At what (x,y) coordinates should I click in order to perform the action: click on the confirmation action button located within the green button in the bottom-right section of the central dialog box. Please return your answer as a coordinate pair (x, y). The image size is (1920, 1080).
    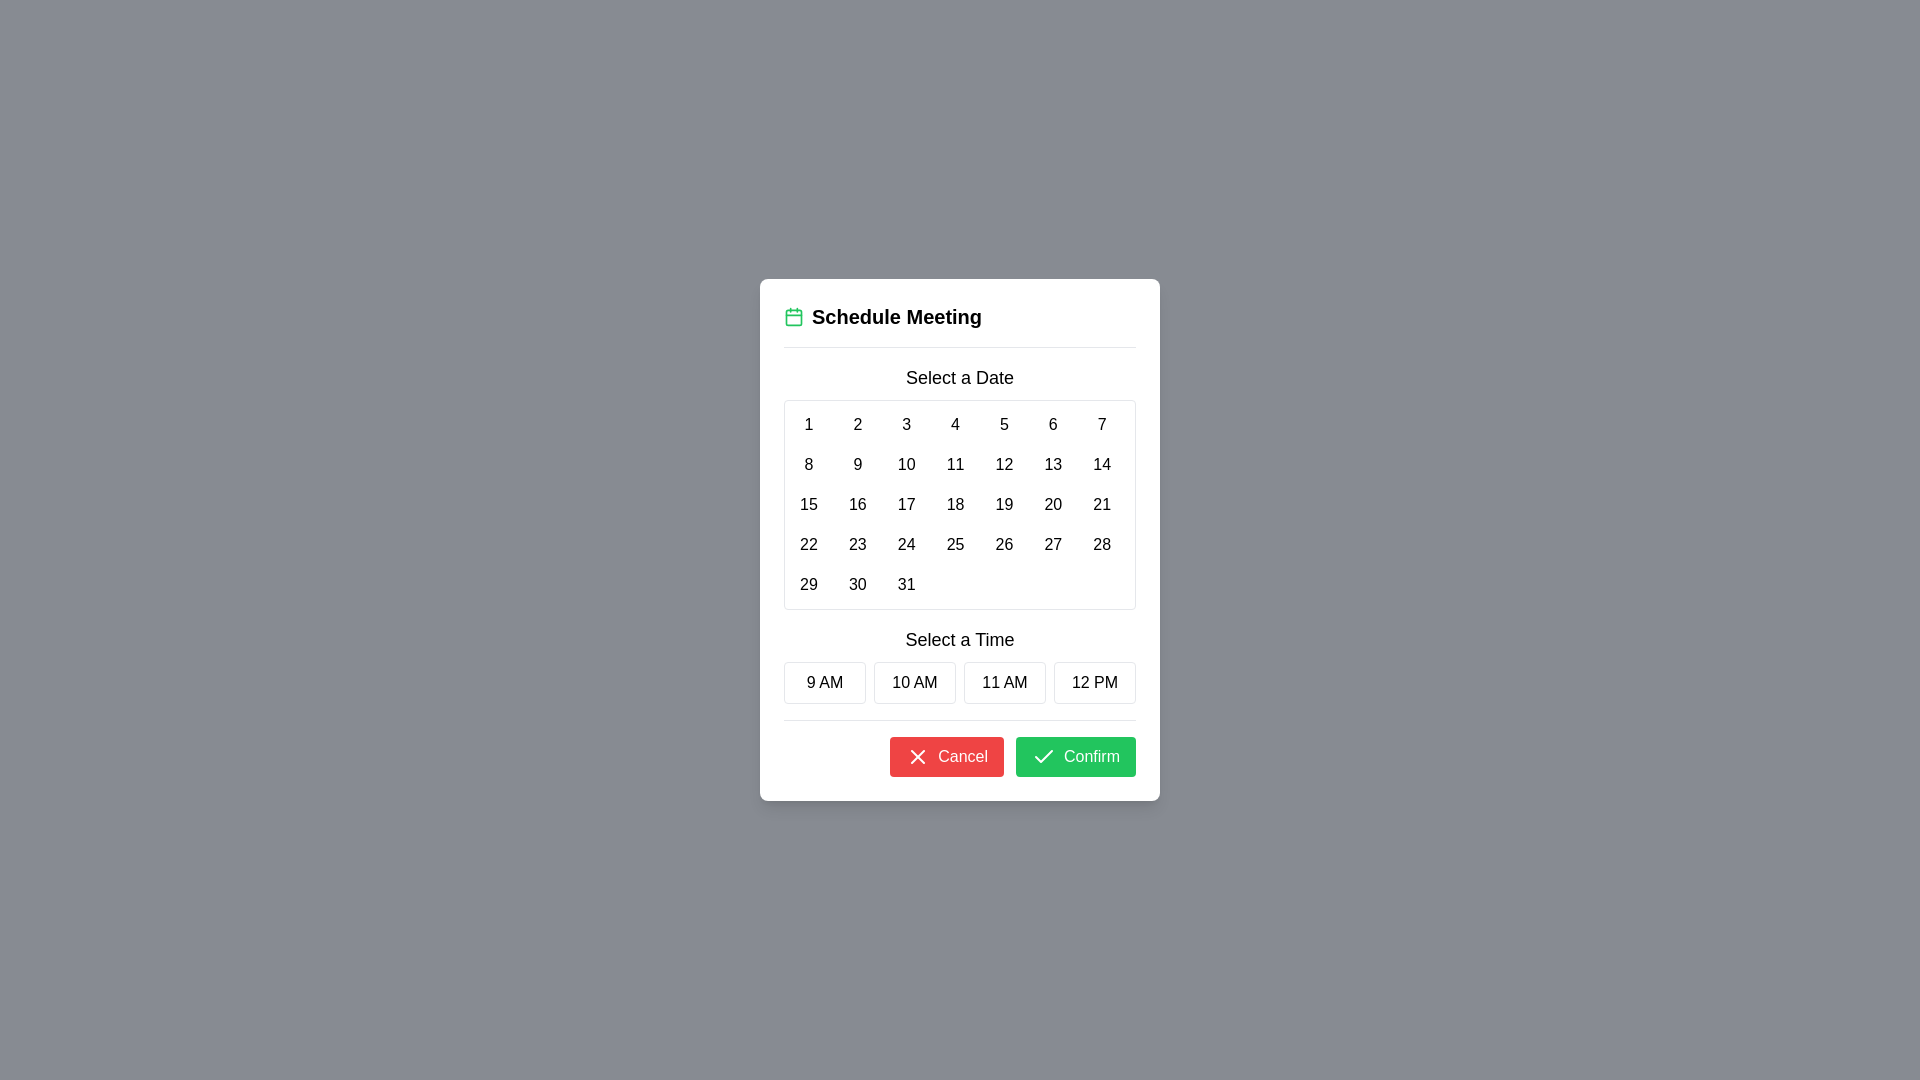
    Looking at the image, I should click on (1090, 756).